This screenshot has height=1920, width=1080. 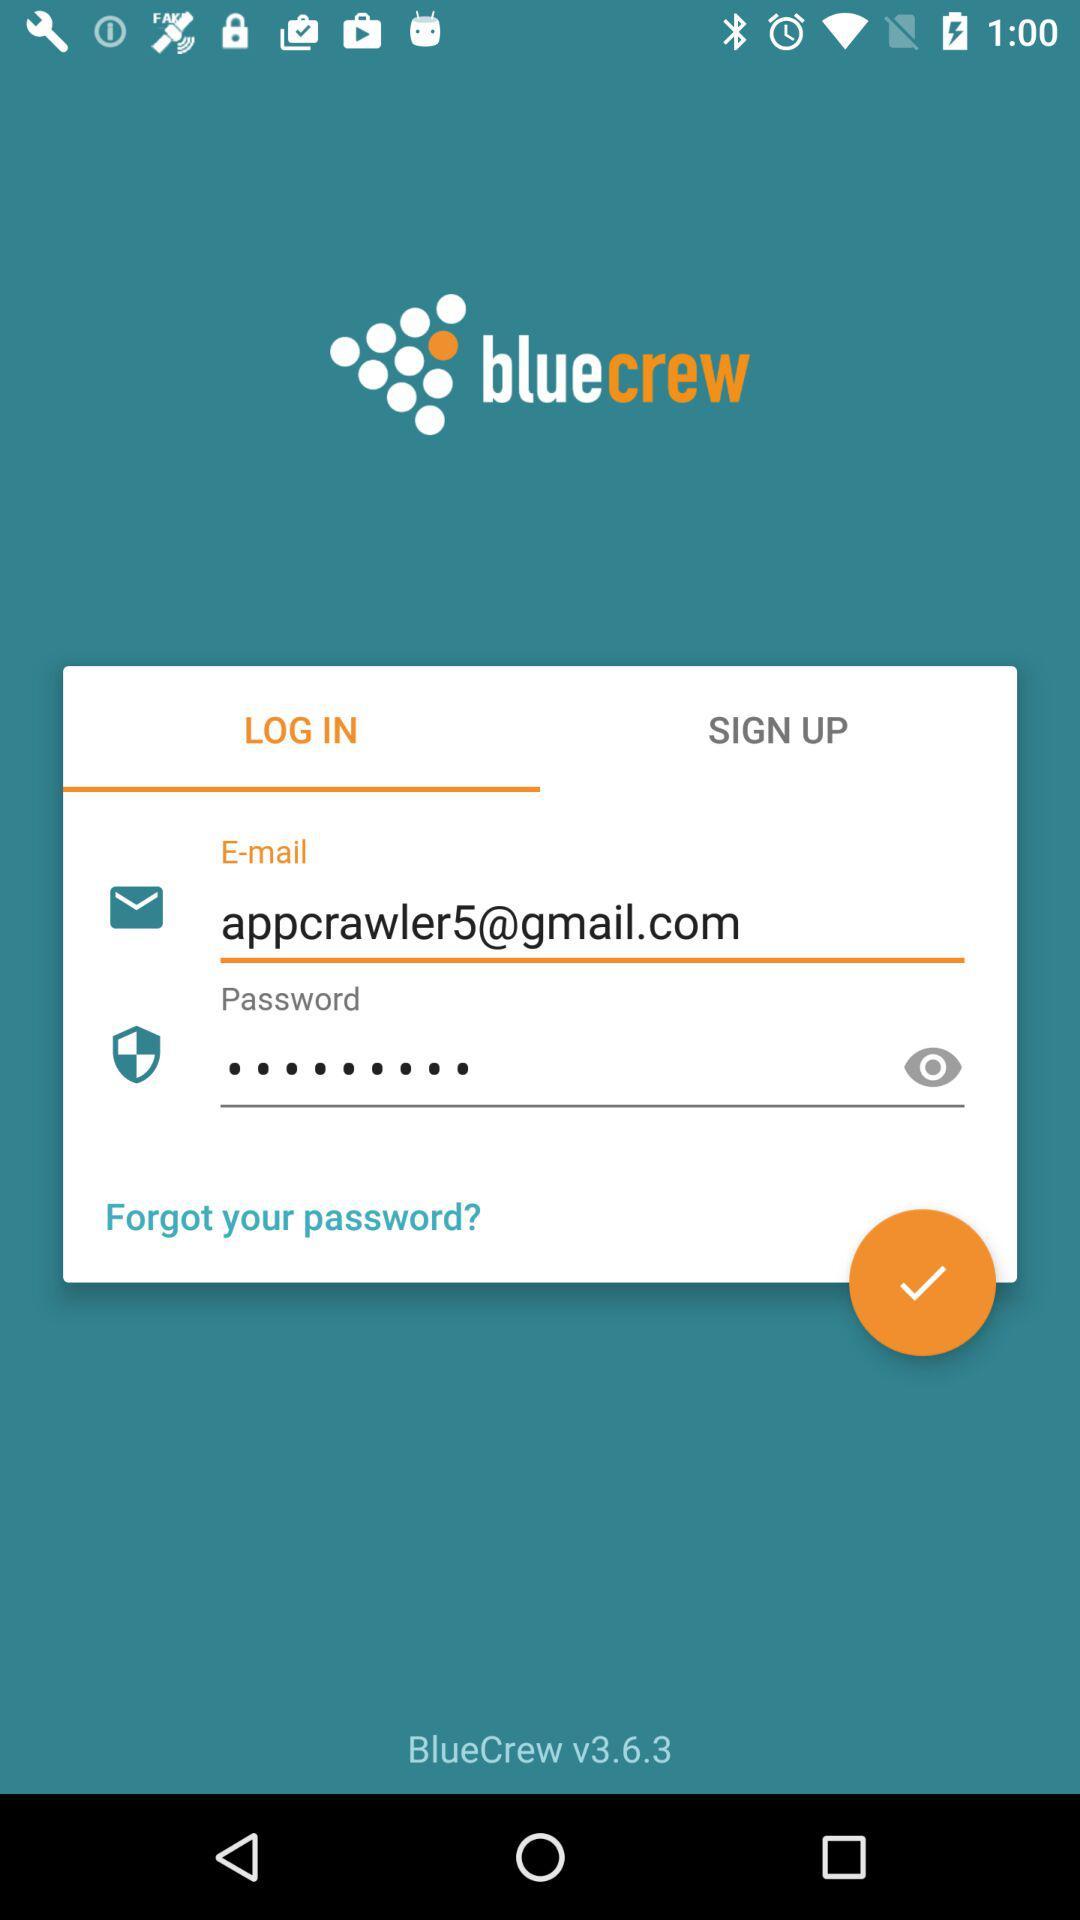 I want to click on the check icon, so click(x=922, y=1282).